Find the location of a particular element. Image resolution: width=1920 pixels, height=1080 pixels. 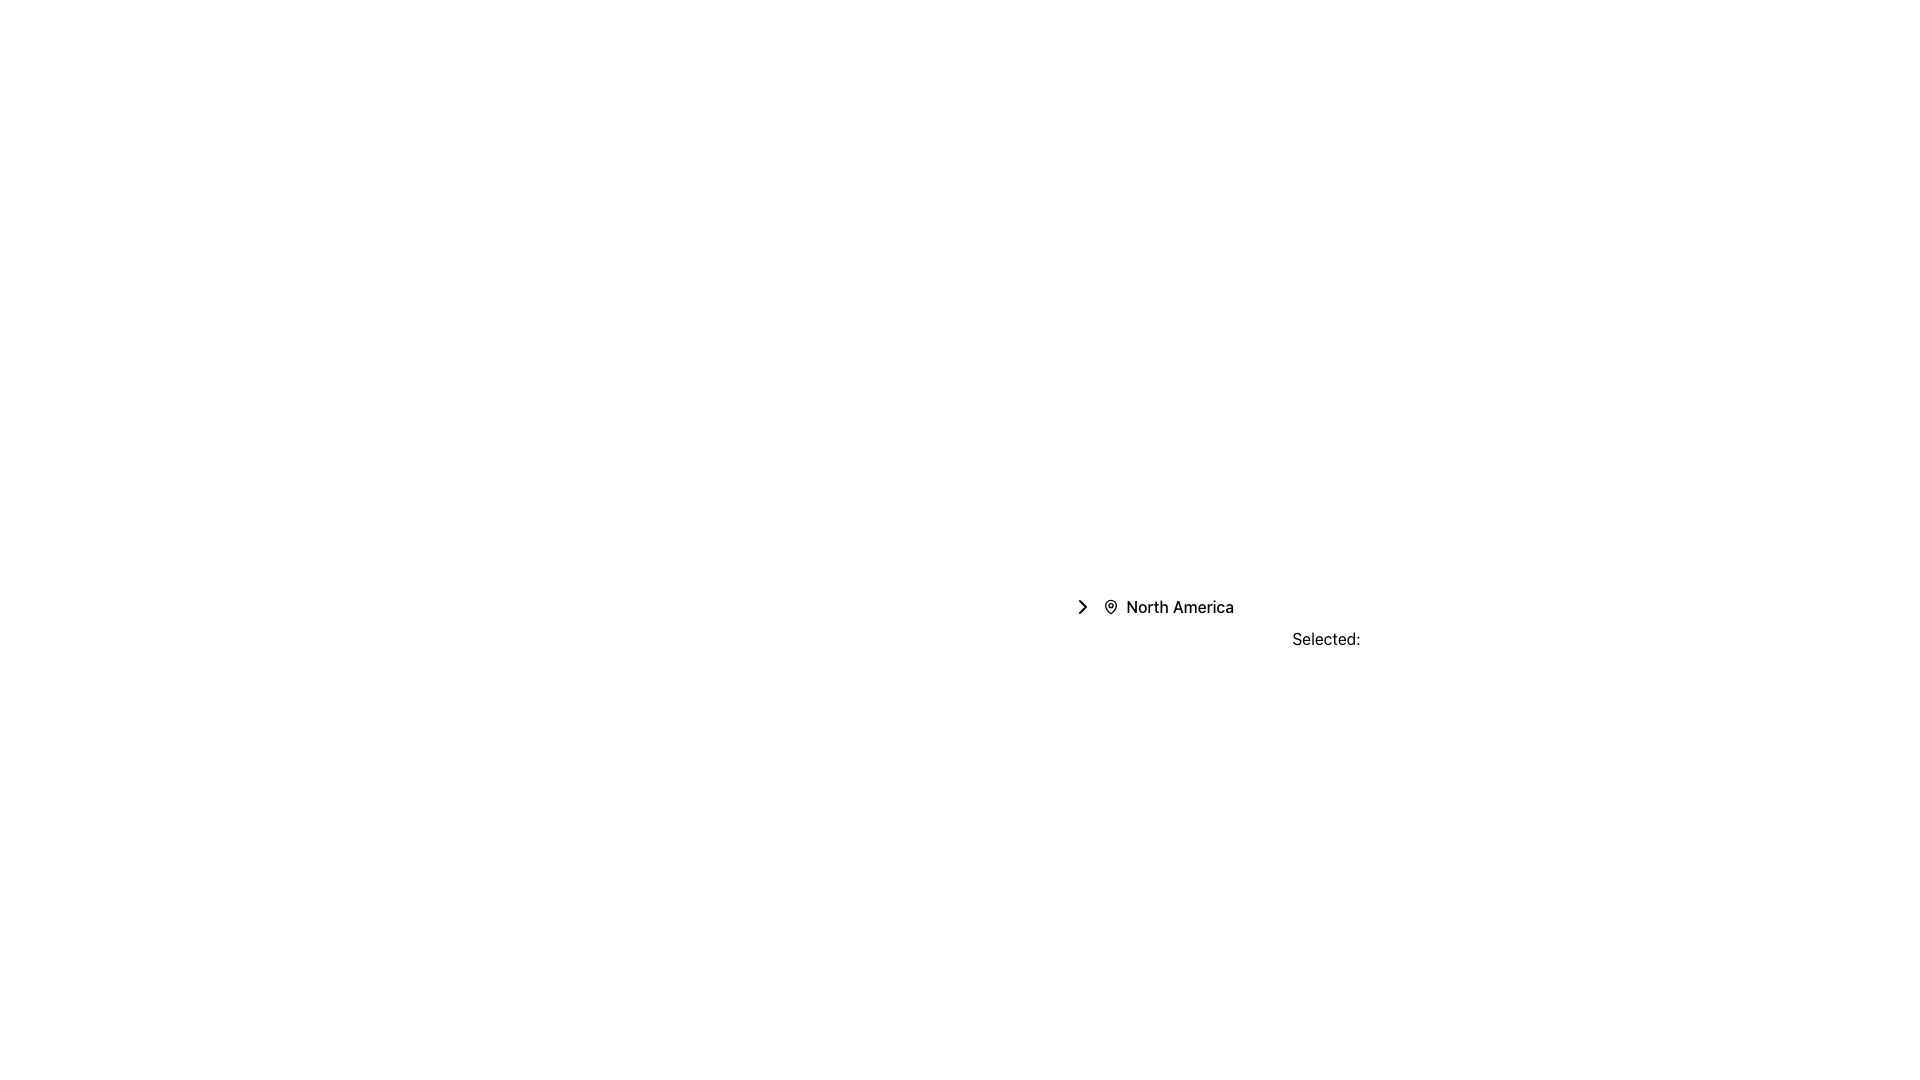

the right arrow icon located to the left of the text 'North America' is located at coordinates (1081, 605).